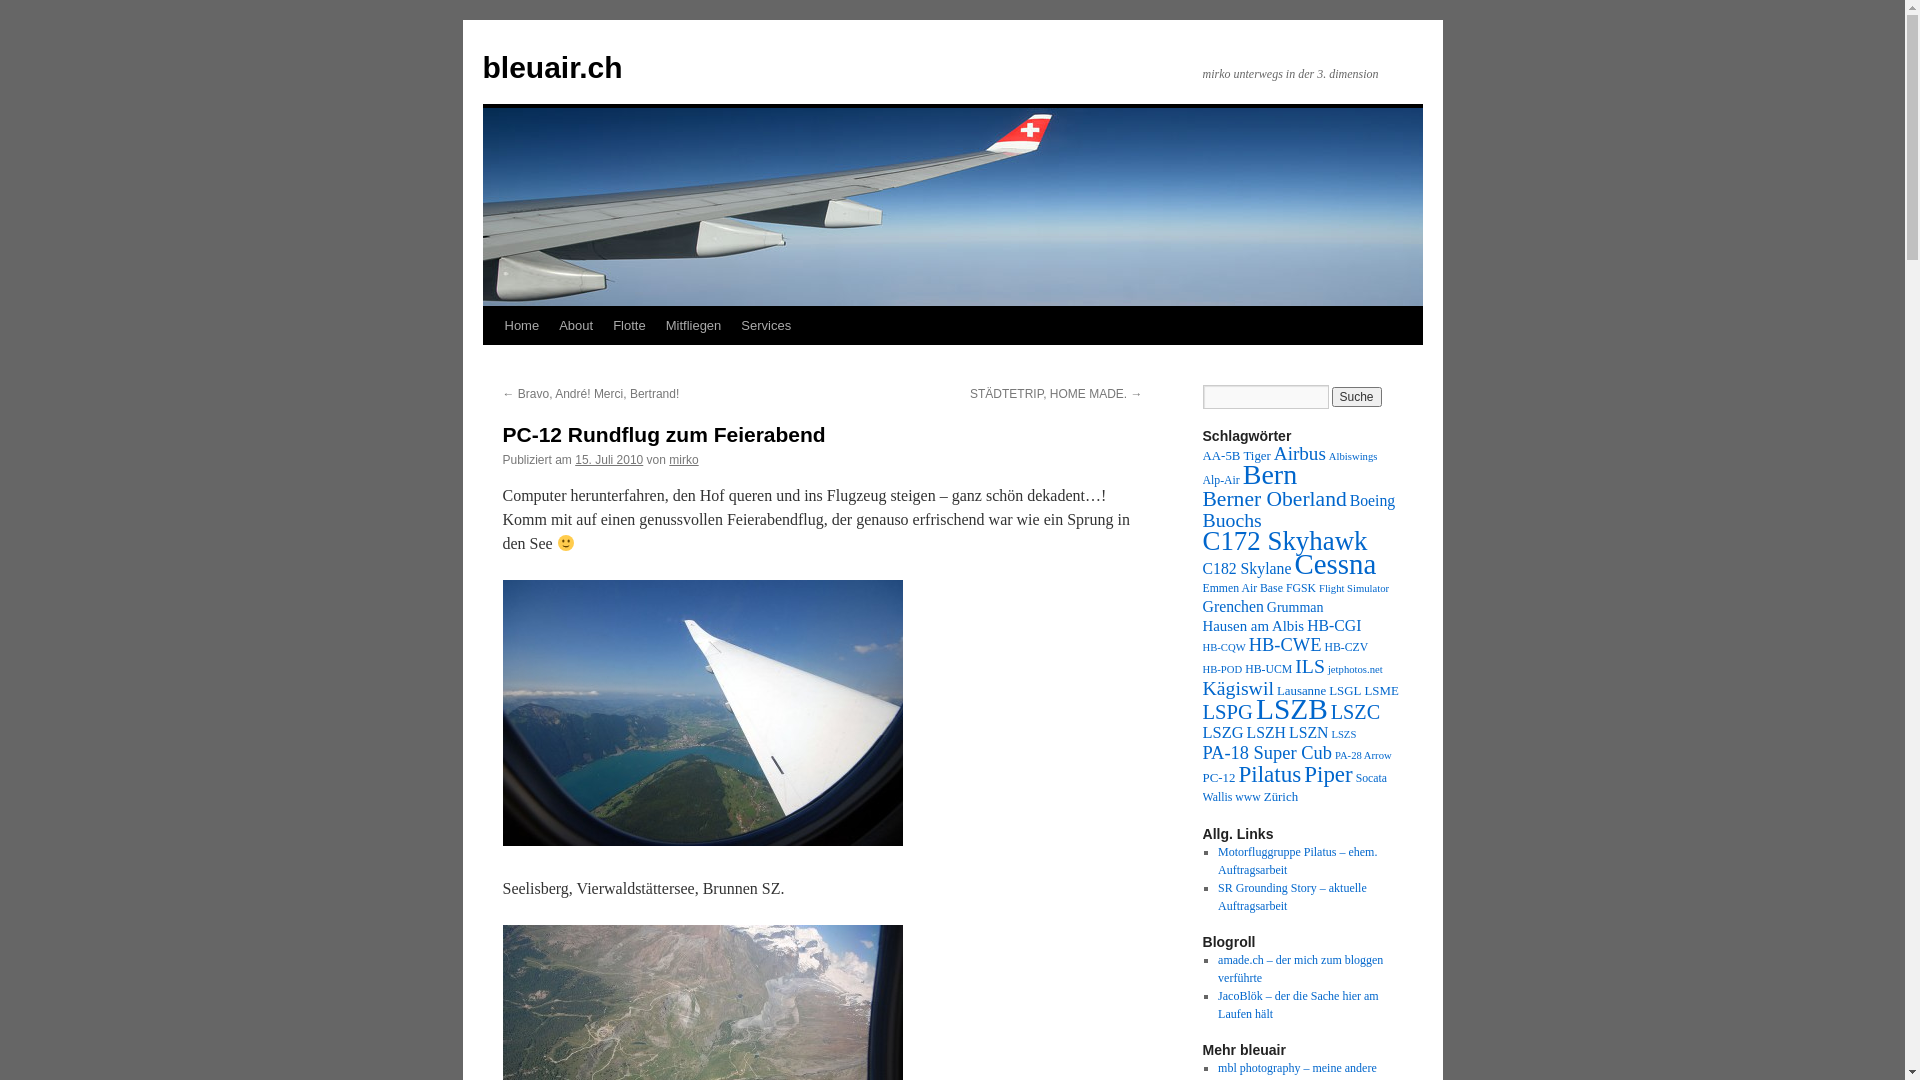 Image resolution: width=1920 pixels, height=1080 pixels. What do you see at coordinates (1235, 455) in the screenshot?
I see `'AA-5B Tiger'` at bounding box center [1235, 455].